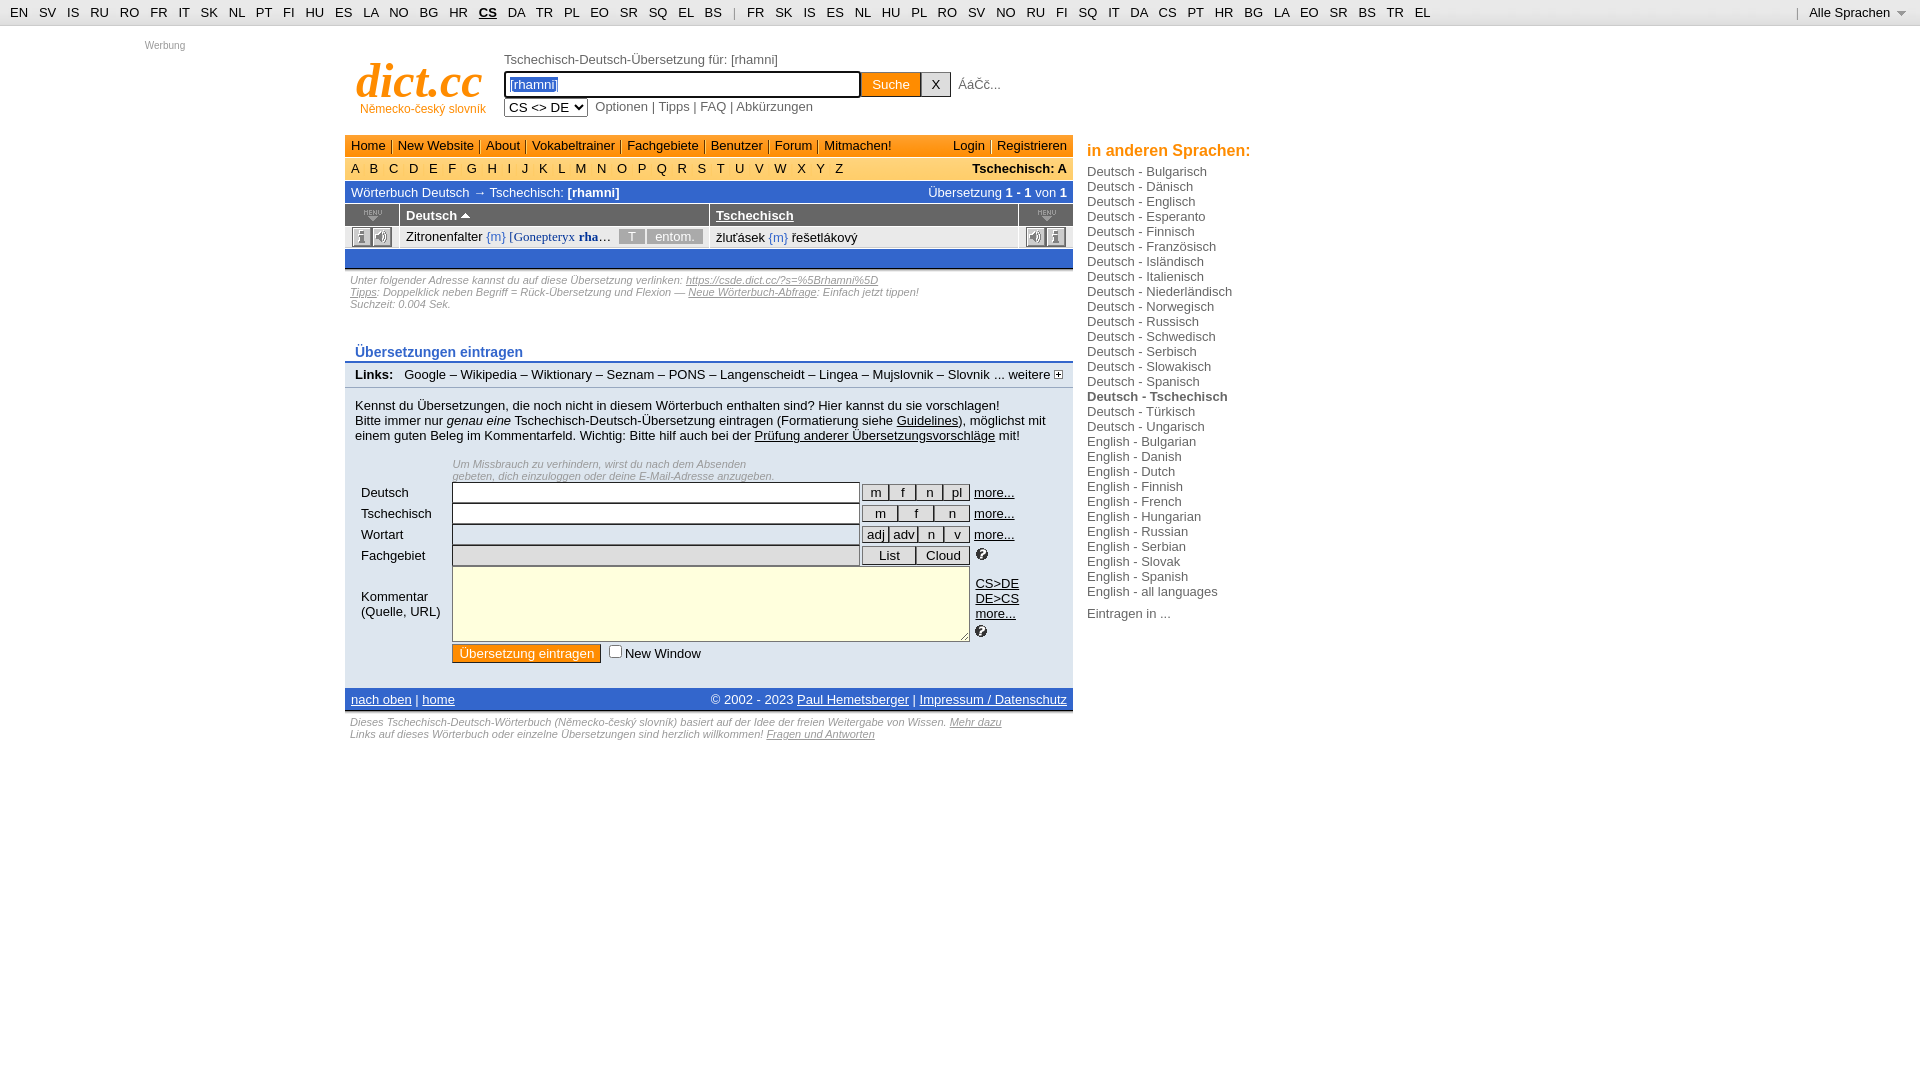  What do you see at coordinates (975, 721) in the screenshot?
I see `'Mehr dazu'` at bounding box center [975, 721].